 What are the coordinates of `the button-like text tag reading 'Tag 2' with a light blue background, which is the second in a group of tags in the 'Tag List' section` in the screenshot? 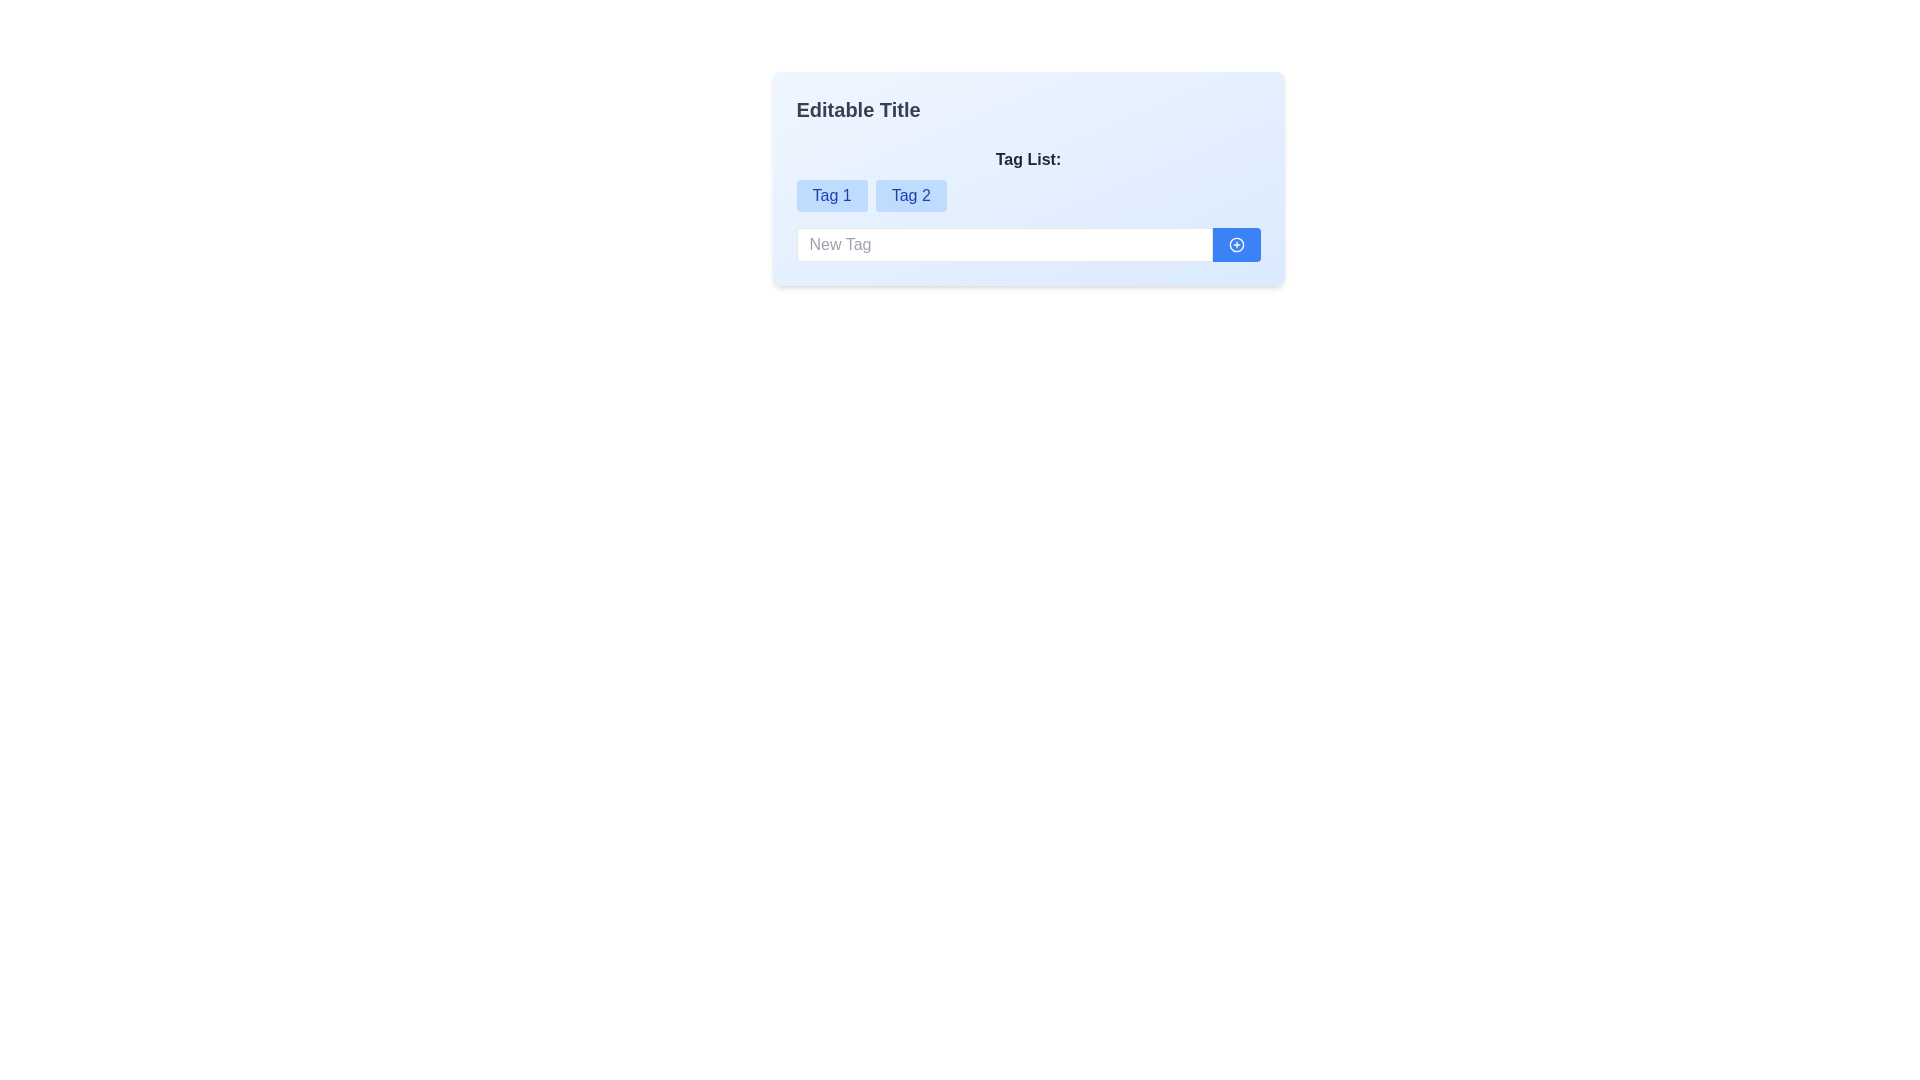 It's located at (910, 196).